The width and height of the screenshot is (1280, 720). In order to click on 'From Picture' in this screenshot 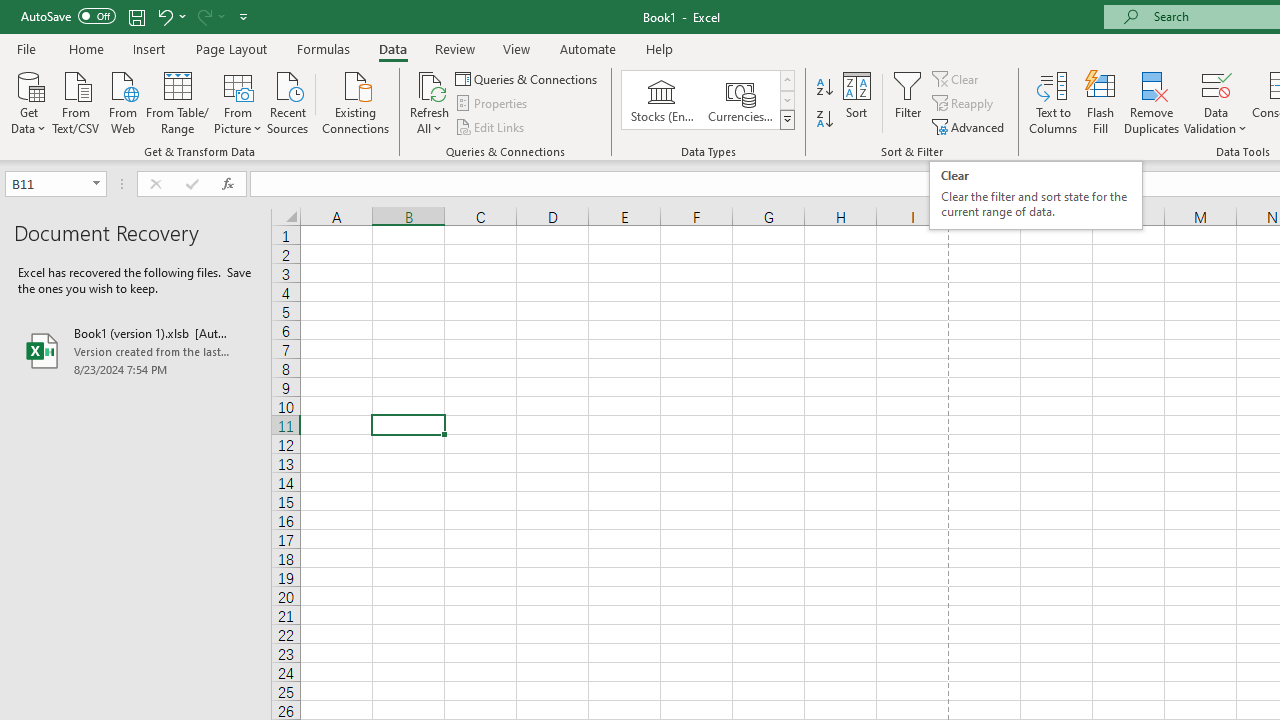, I will do `click(238, 101)`.